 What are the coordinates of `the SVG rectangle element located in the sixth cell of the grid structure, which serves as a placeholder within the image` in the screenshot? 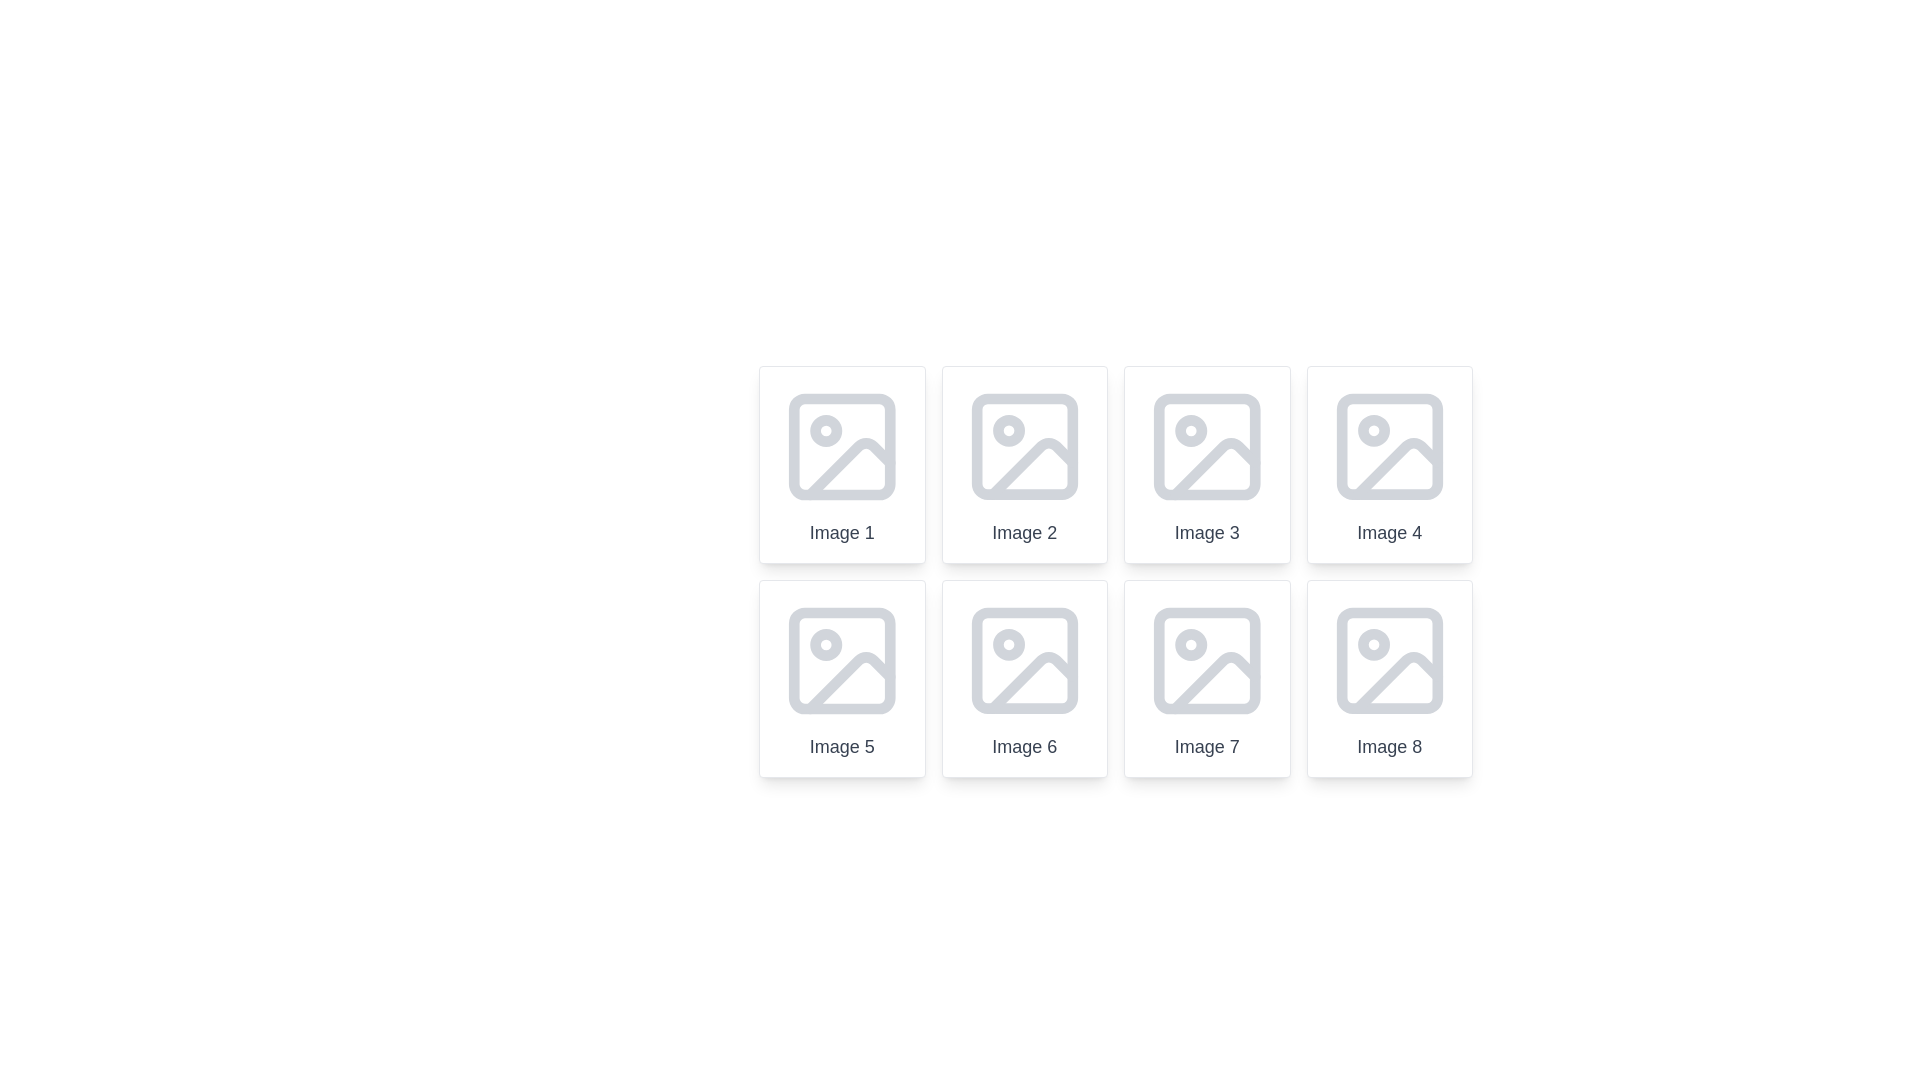 It's located at (1024, 660).